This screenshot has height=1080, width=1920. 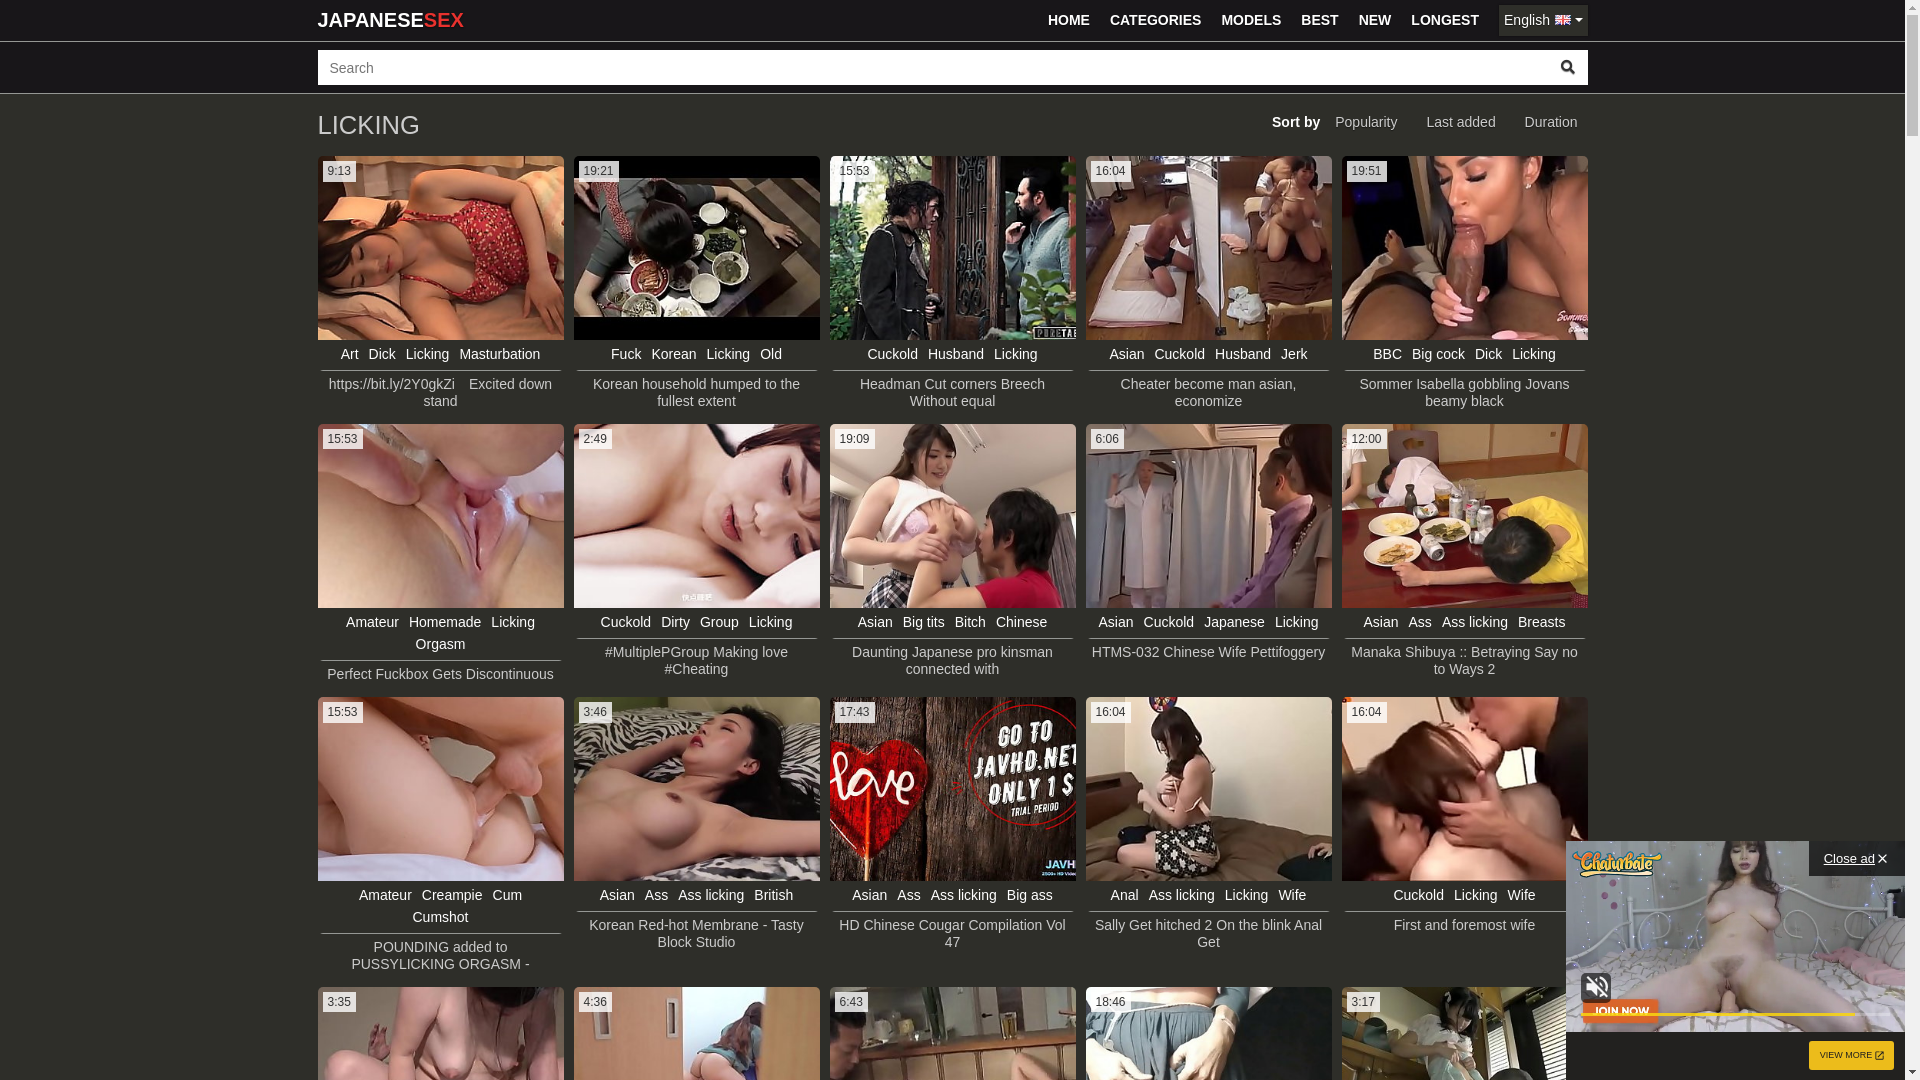 What do you see at coordinates (677, 893) in the screenshot?
I see `'Ass licking'` at bounding box center [677, 893].